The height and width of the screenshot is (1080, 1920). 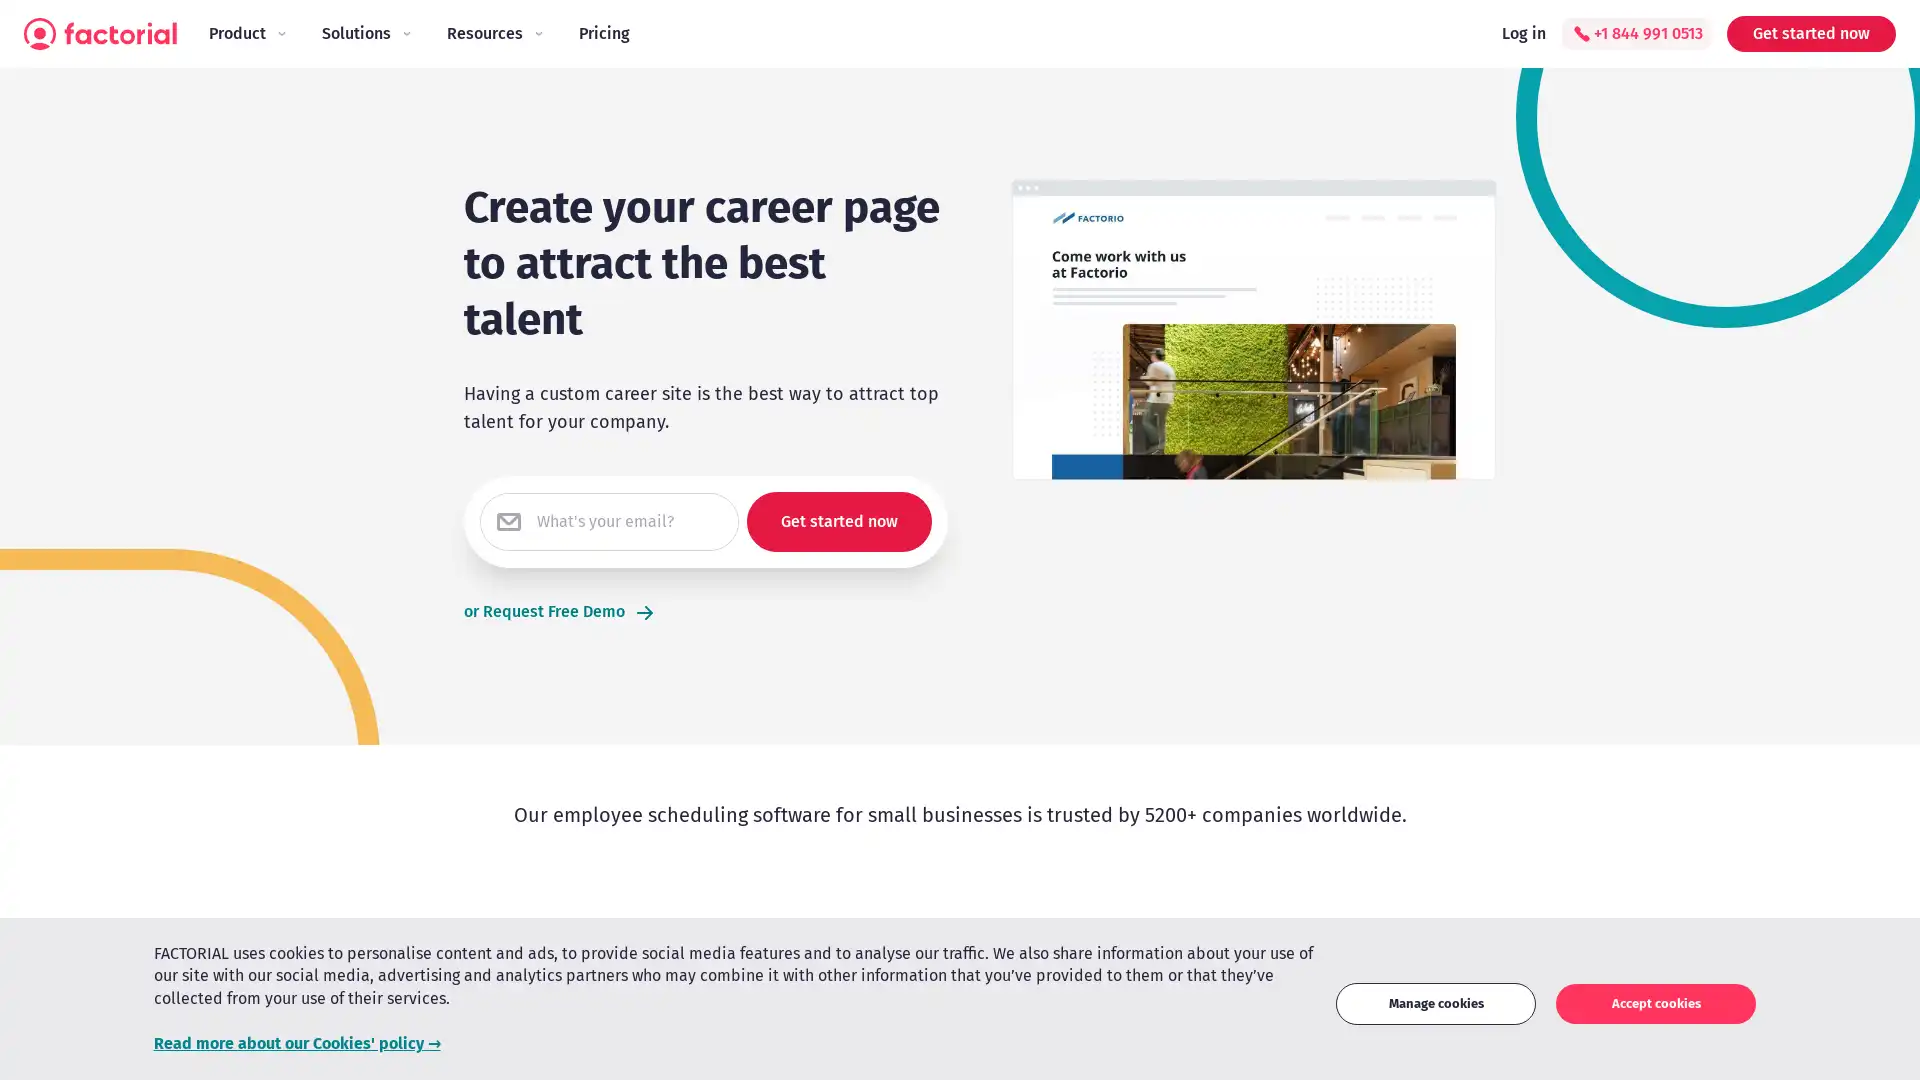 What do you see at coordinates (1434, 1003) in the screenshot?
I see `Manage cookies` at bounding box center [1434, 1003].